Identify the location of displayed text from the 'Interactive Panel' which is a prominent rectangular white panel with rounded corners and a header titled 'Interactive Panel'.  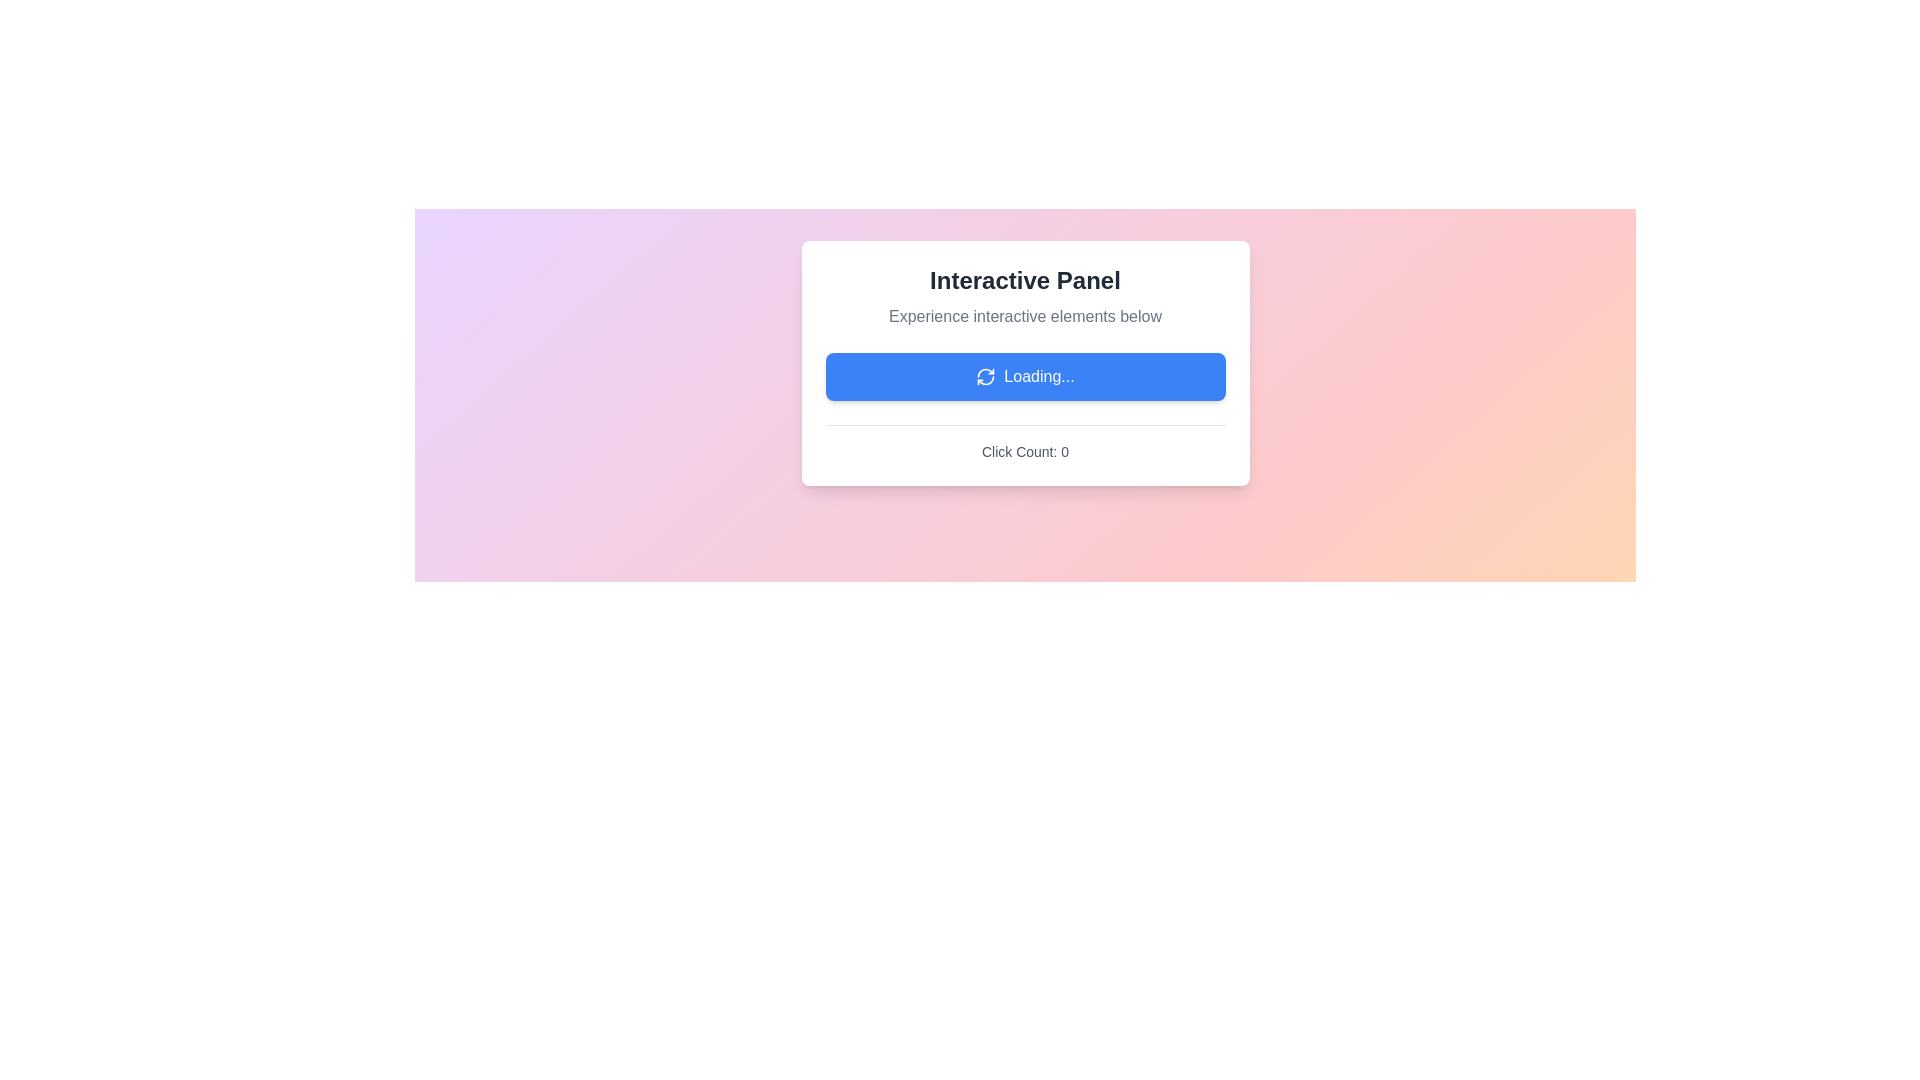
(1025, 363).